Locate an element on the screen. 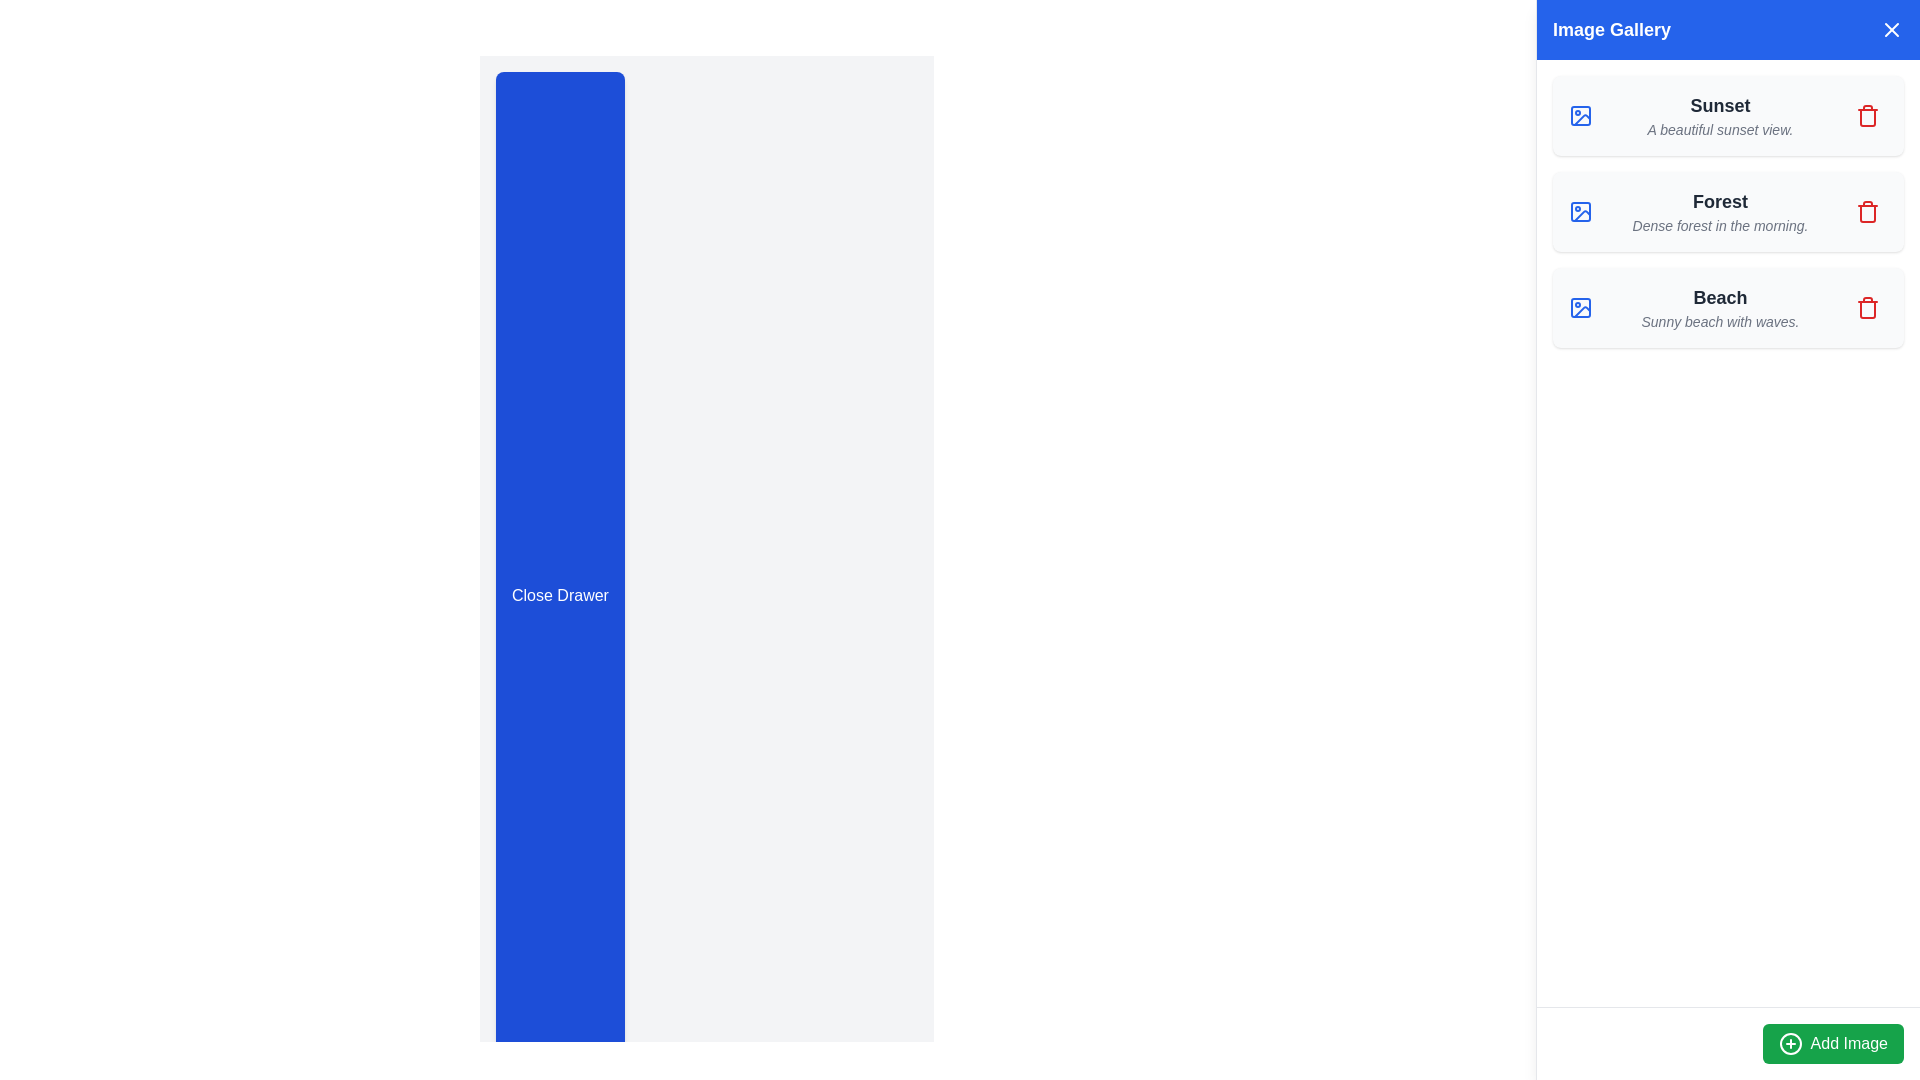 This screenshot has height=1080, width=1920. the red trash can icon located at the top-right corner of the 'Sunset' item is located at coordinates (1866, 115).